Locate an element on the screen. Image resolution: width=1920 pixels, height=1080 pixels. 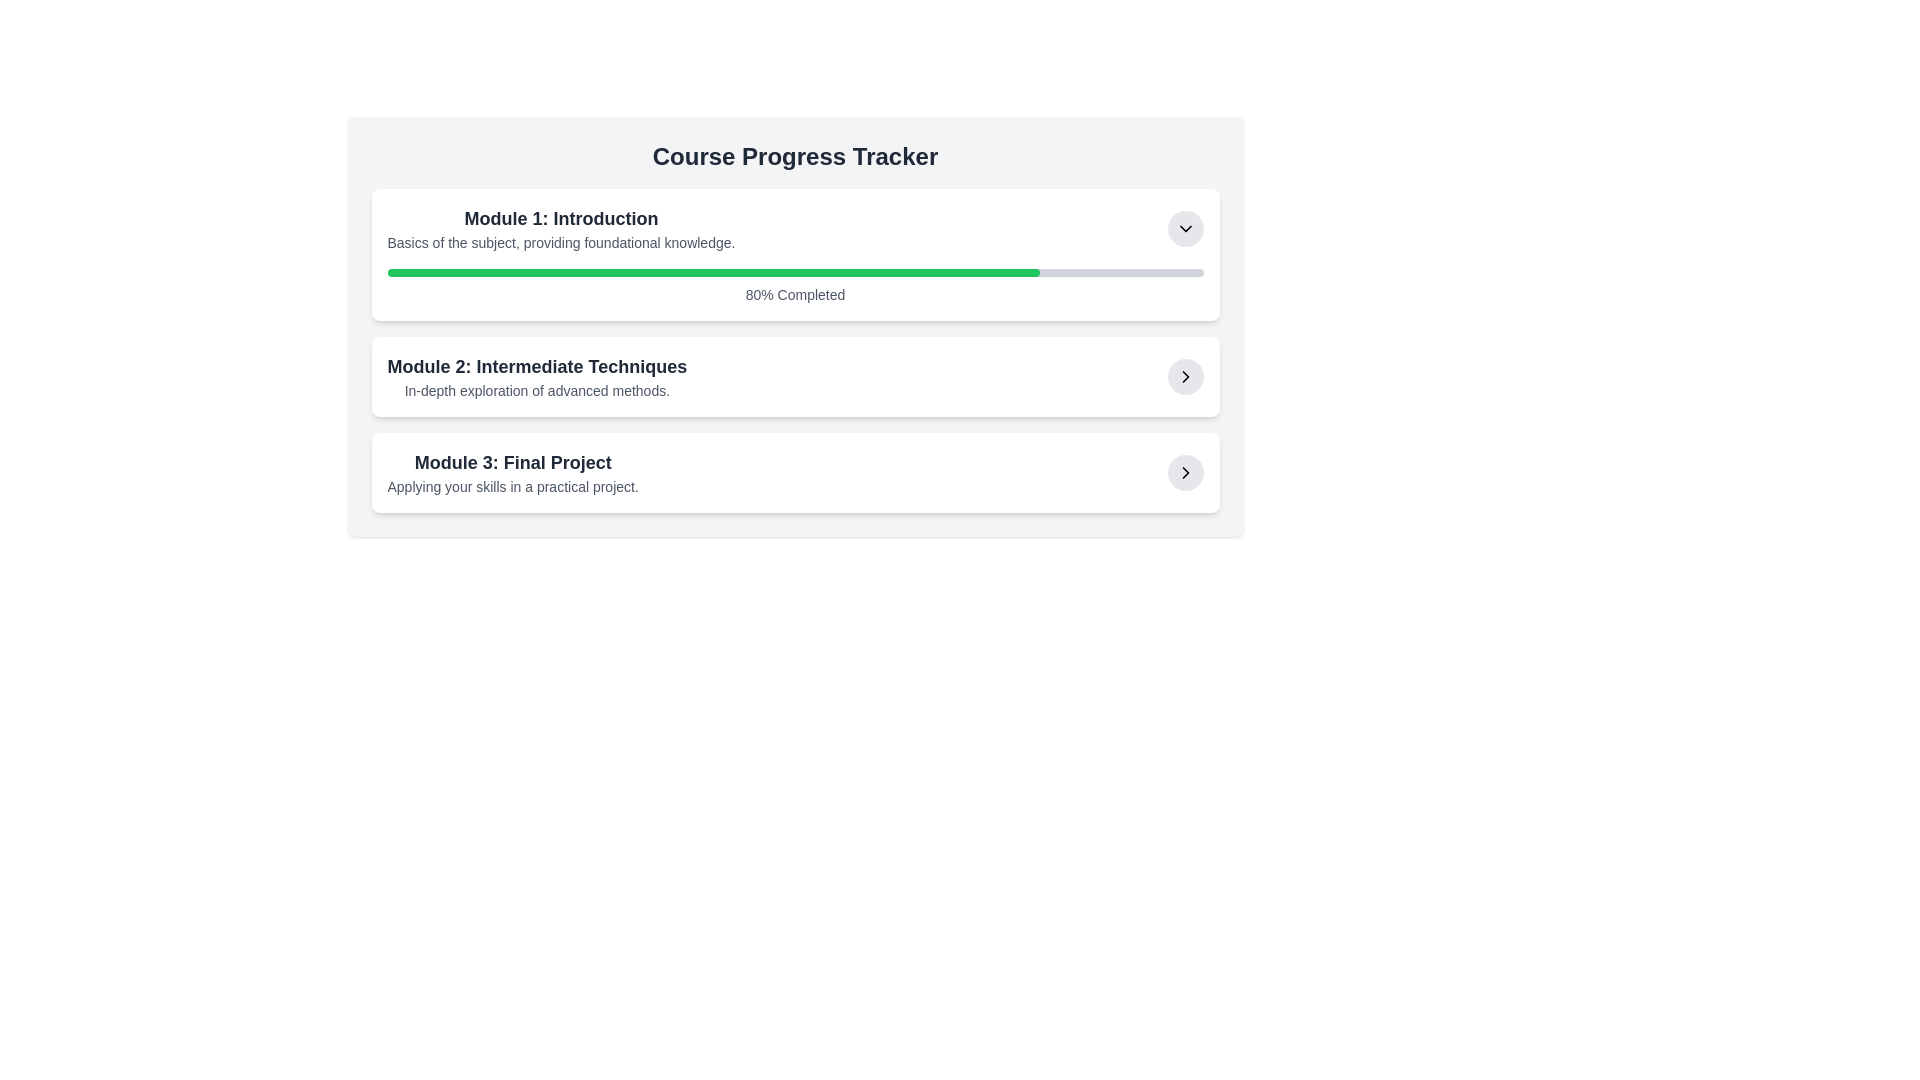
title and description of the first module in the Course Progress Tracker, which is a Collapsible module item located at the top of the list is located at coordinates (794, 227).